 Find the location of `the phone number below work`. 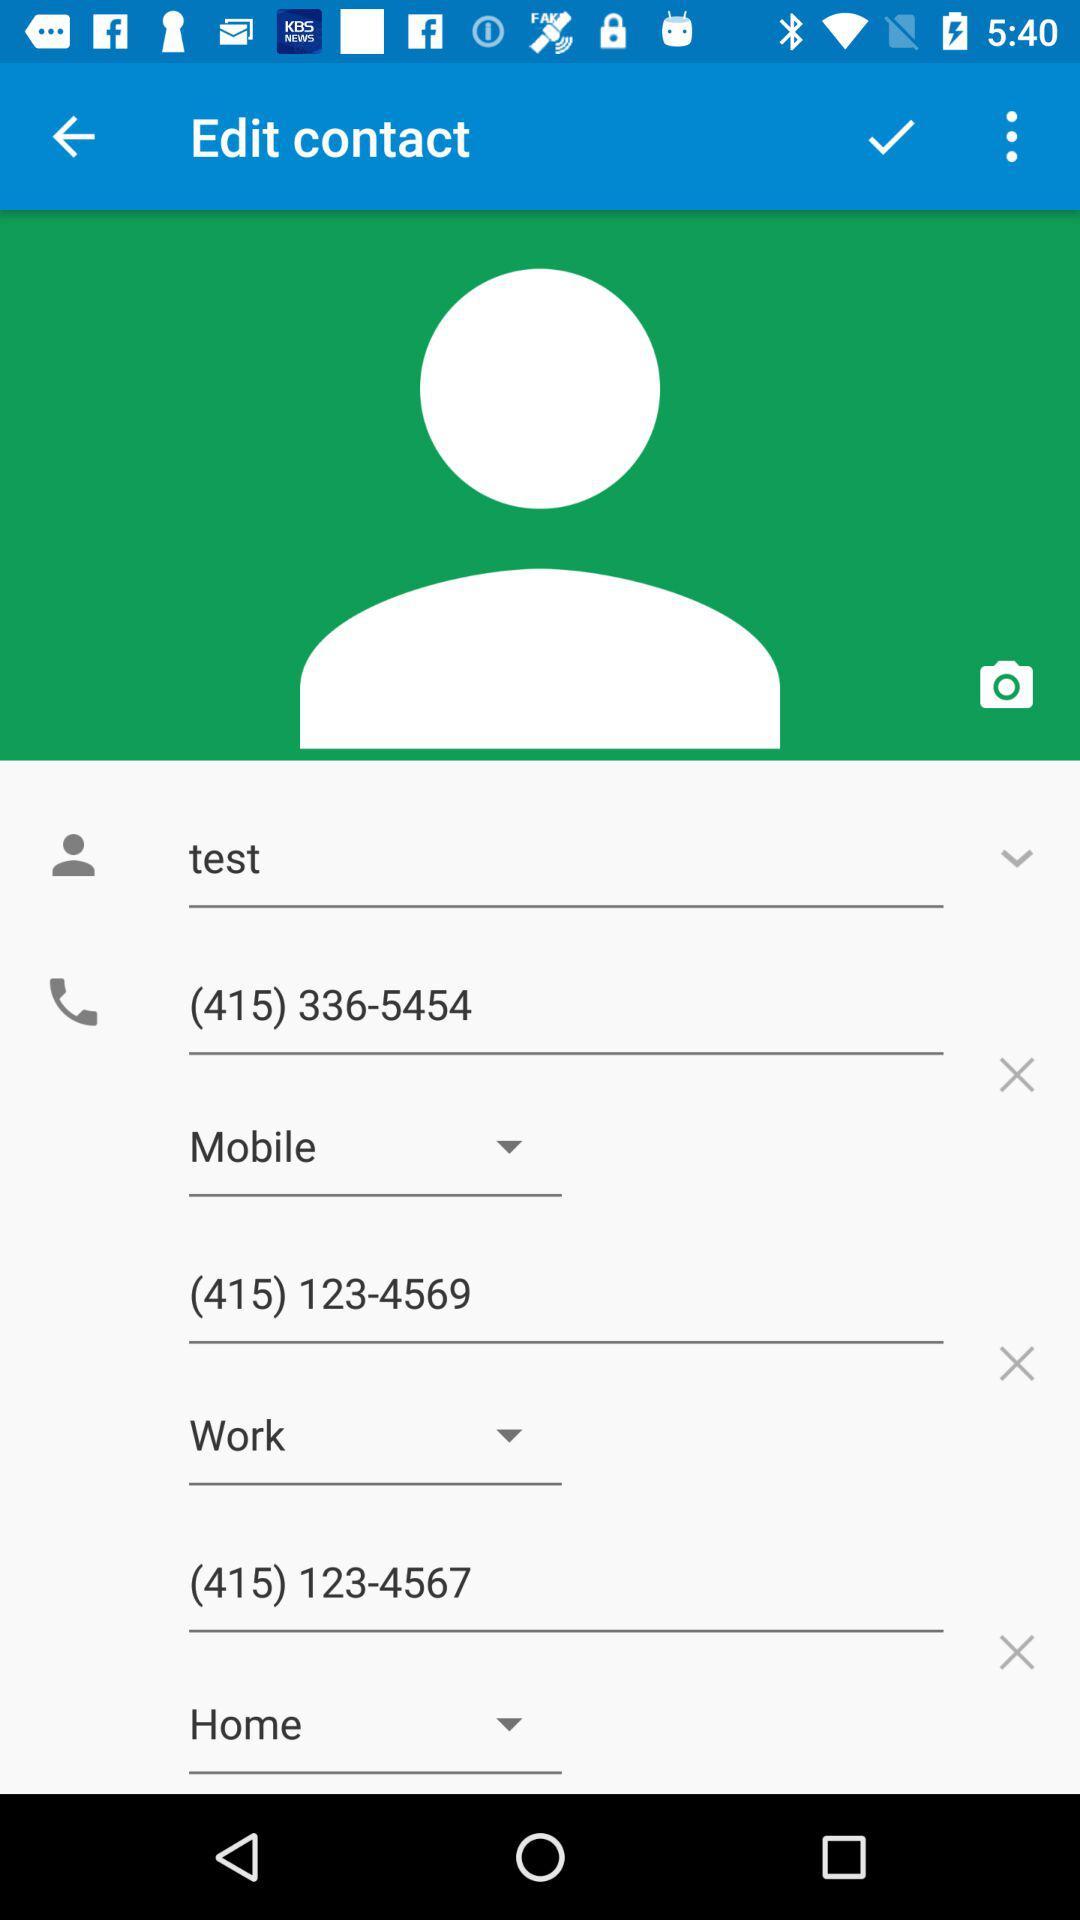

the phone number below work is located at coordinates (566, 1581).